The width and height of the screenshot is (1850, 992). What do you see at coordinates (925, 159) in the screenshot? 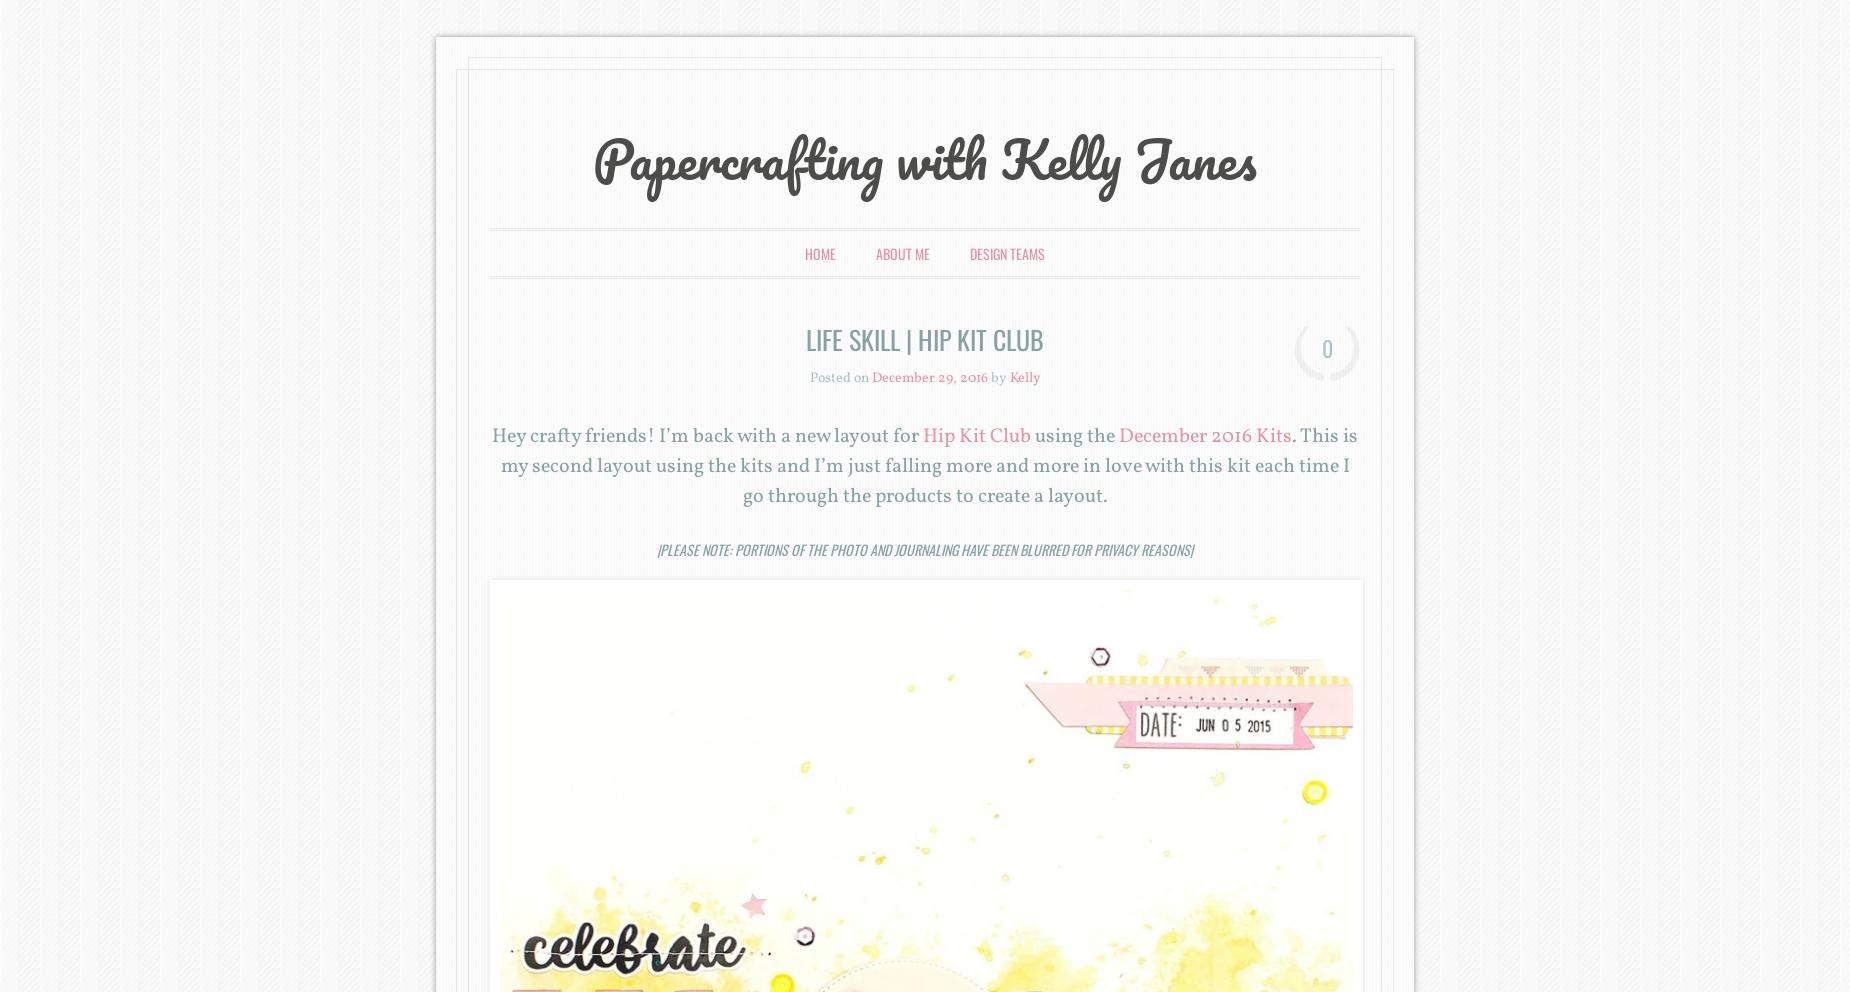
I see `'Papercrafting with Kelly Janes'` at bounding box center [925, 159].